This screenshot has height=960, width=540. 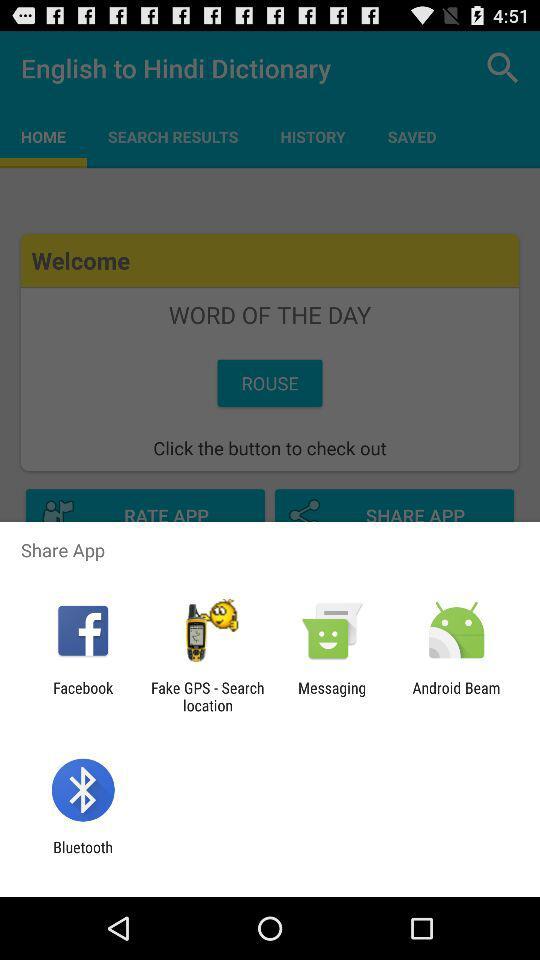 I want to click on the app to the left of the messaging icon, so click(x=206, y=696).